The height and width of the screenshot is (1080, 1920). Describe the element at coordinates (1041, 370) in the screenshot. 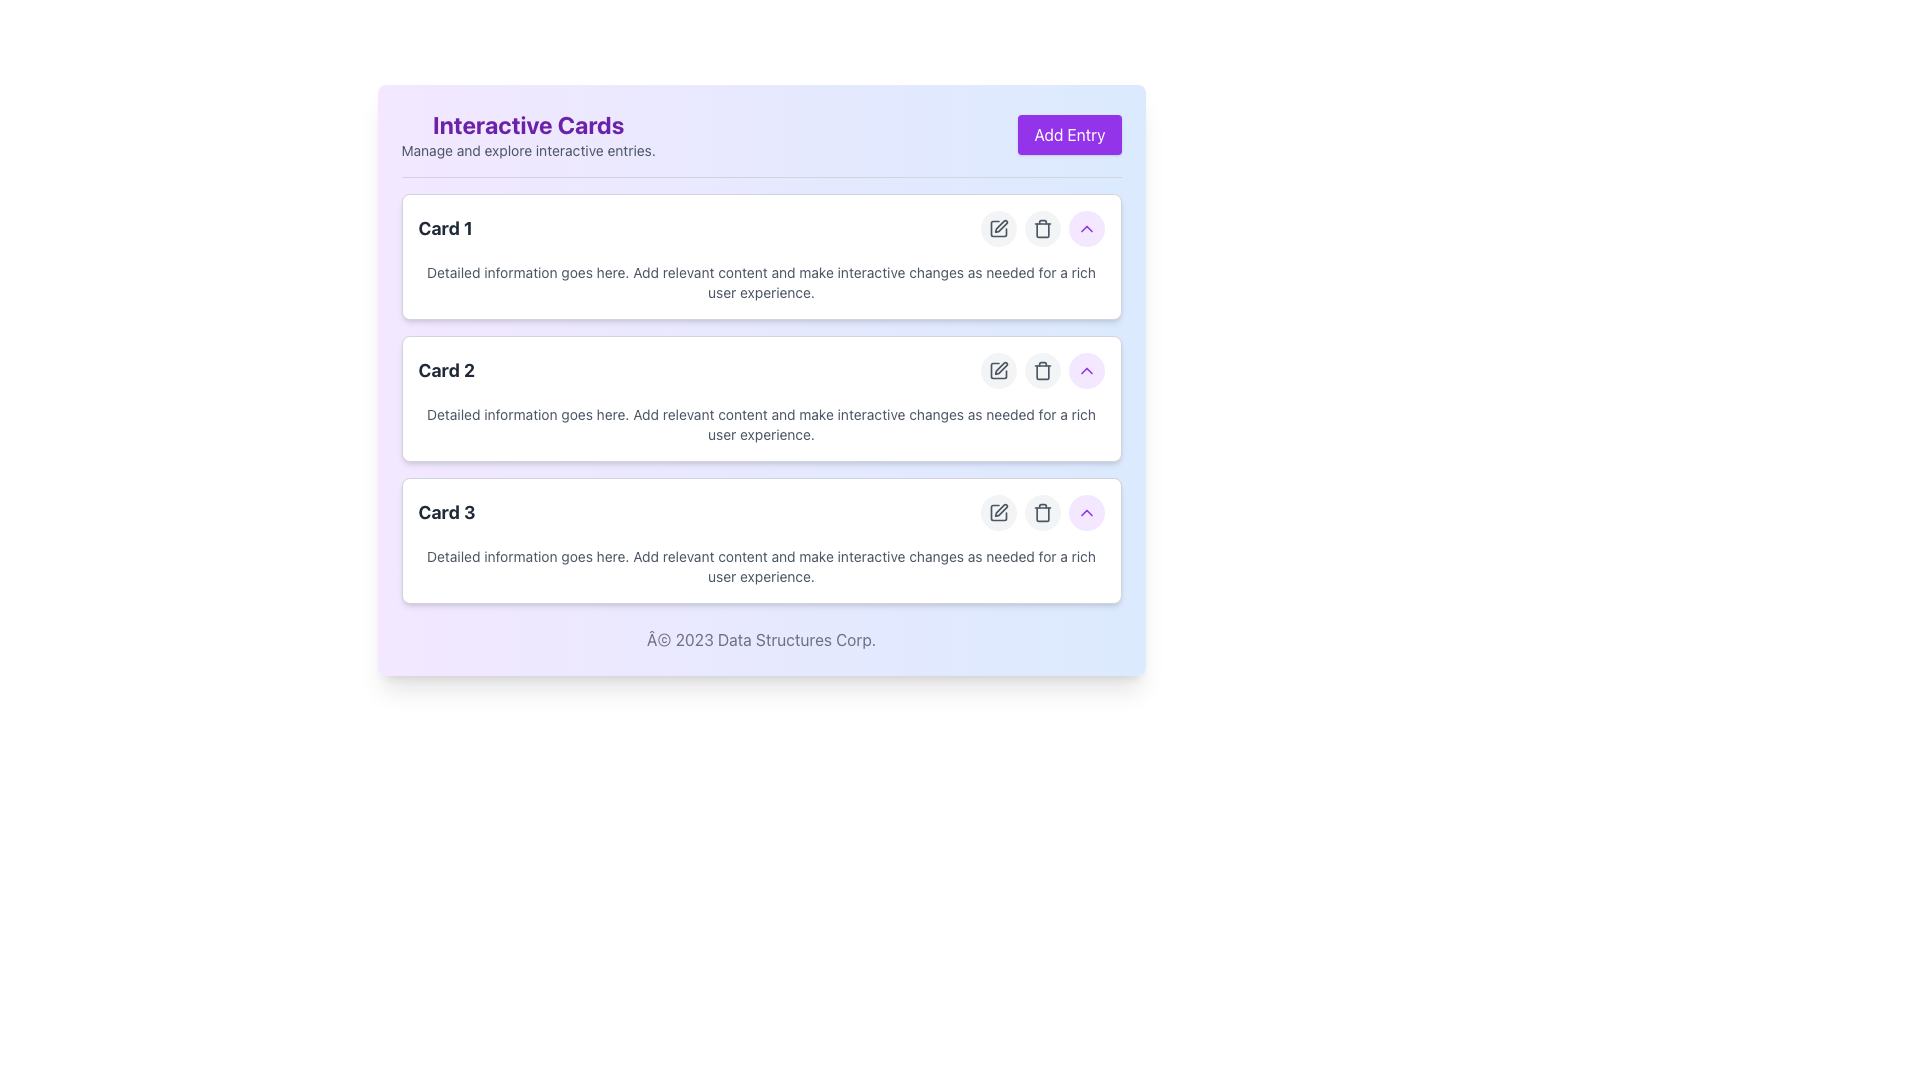

I see `the gray trash icon located in the top-right corner of the second card` at that location.